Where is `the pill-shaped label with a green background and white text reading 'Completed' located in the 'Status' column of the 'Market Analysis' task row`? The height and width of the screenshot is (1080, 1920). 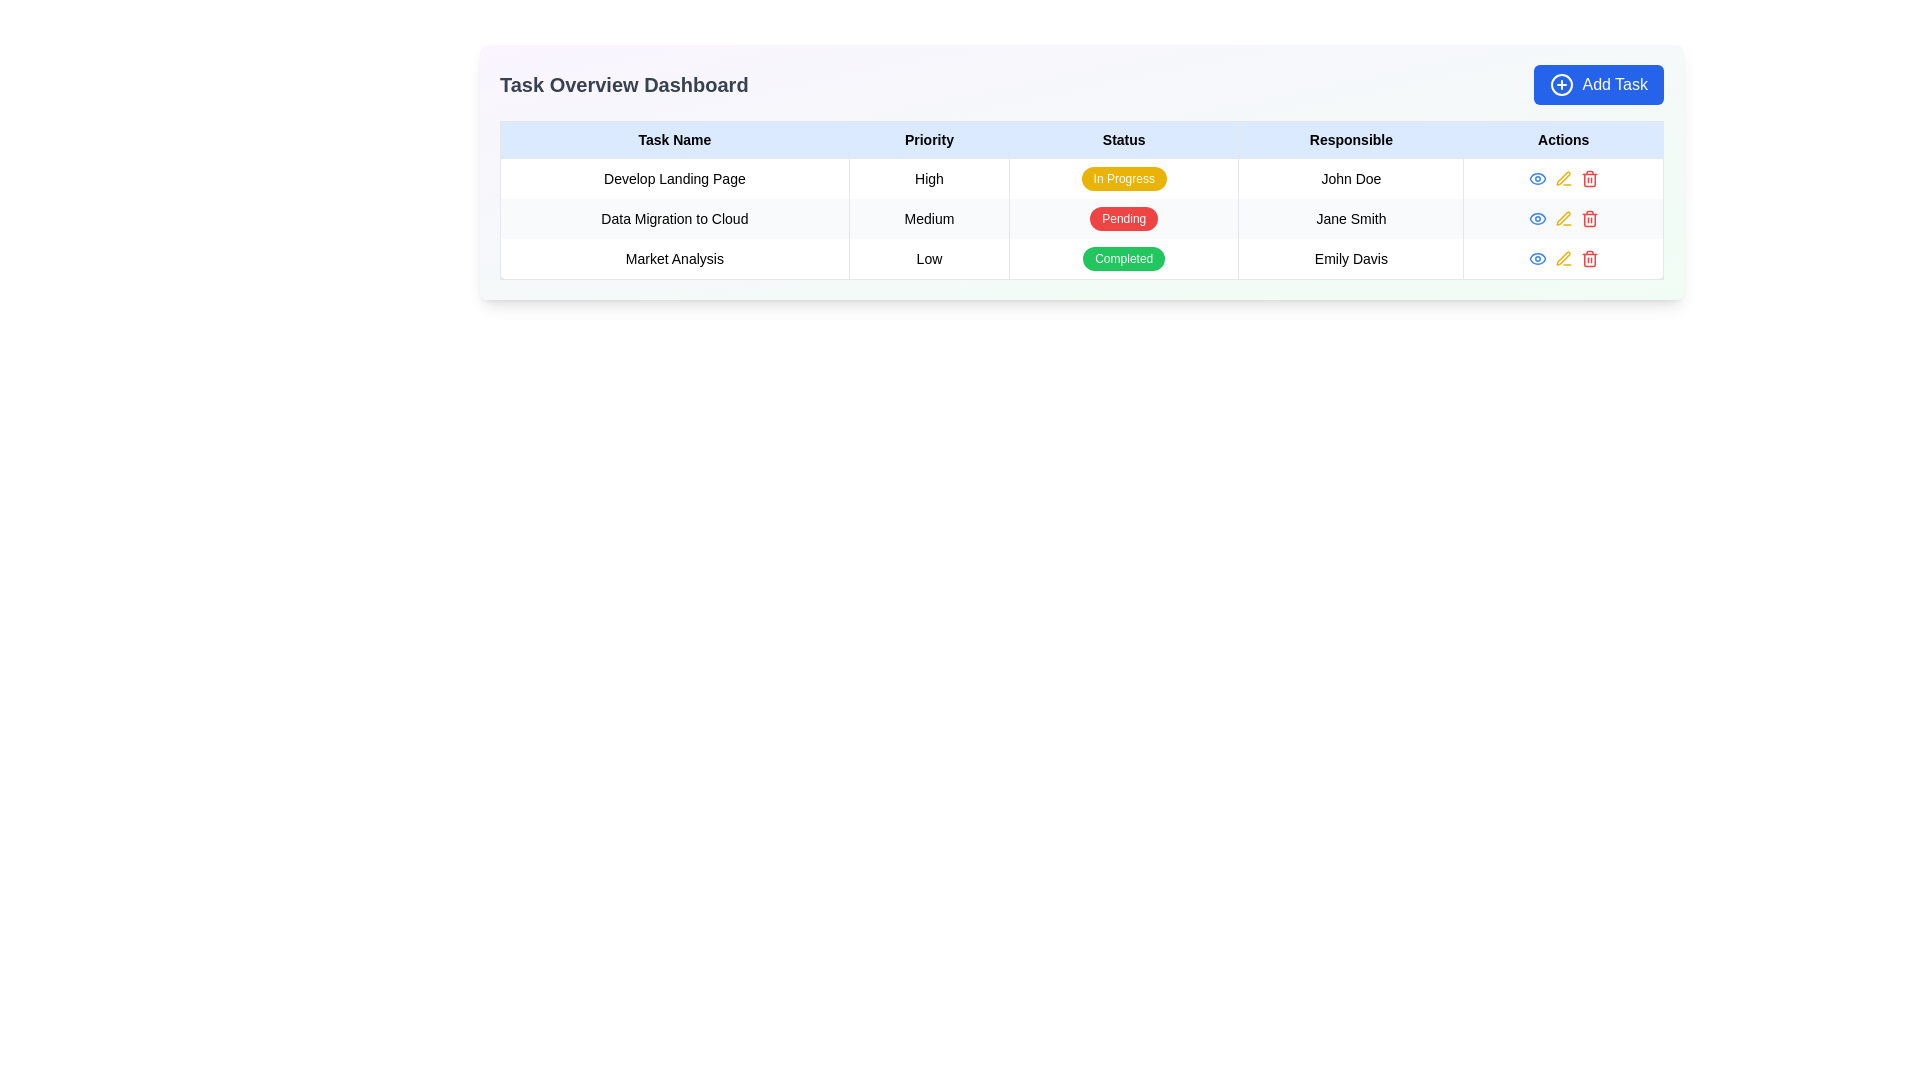
the pill-shaped label with a green background and white text reading 'Completed' located in the 'Status' column of the 'Market Analysis' task row is located at coordinates (1124, 258).